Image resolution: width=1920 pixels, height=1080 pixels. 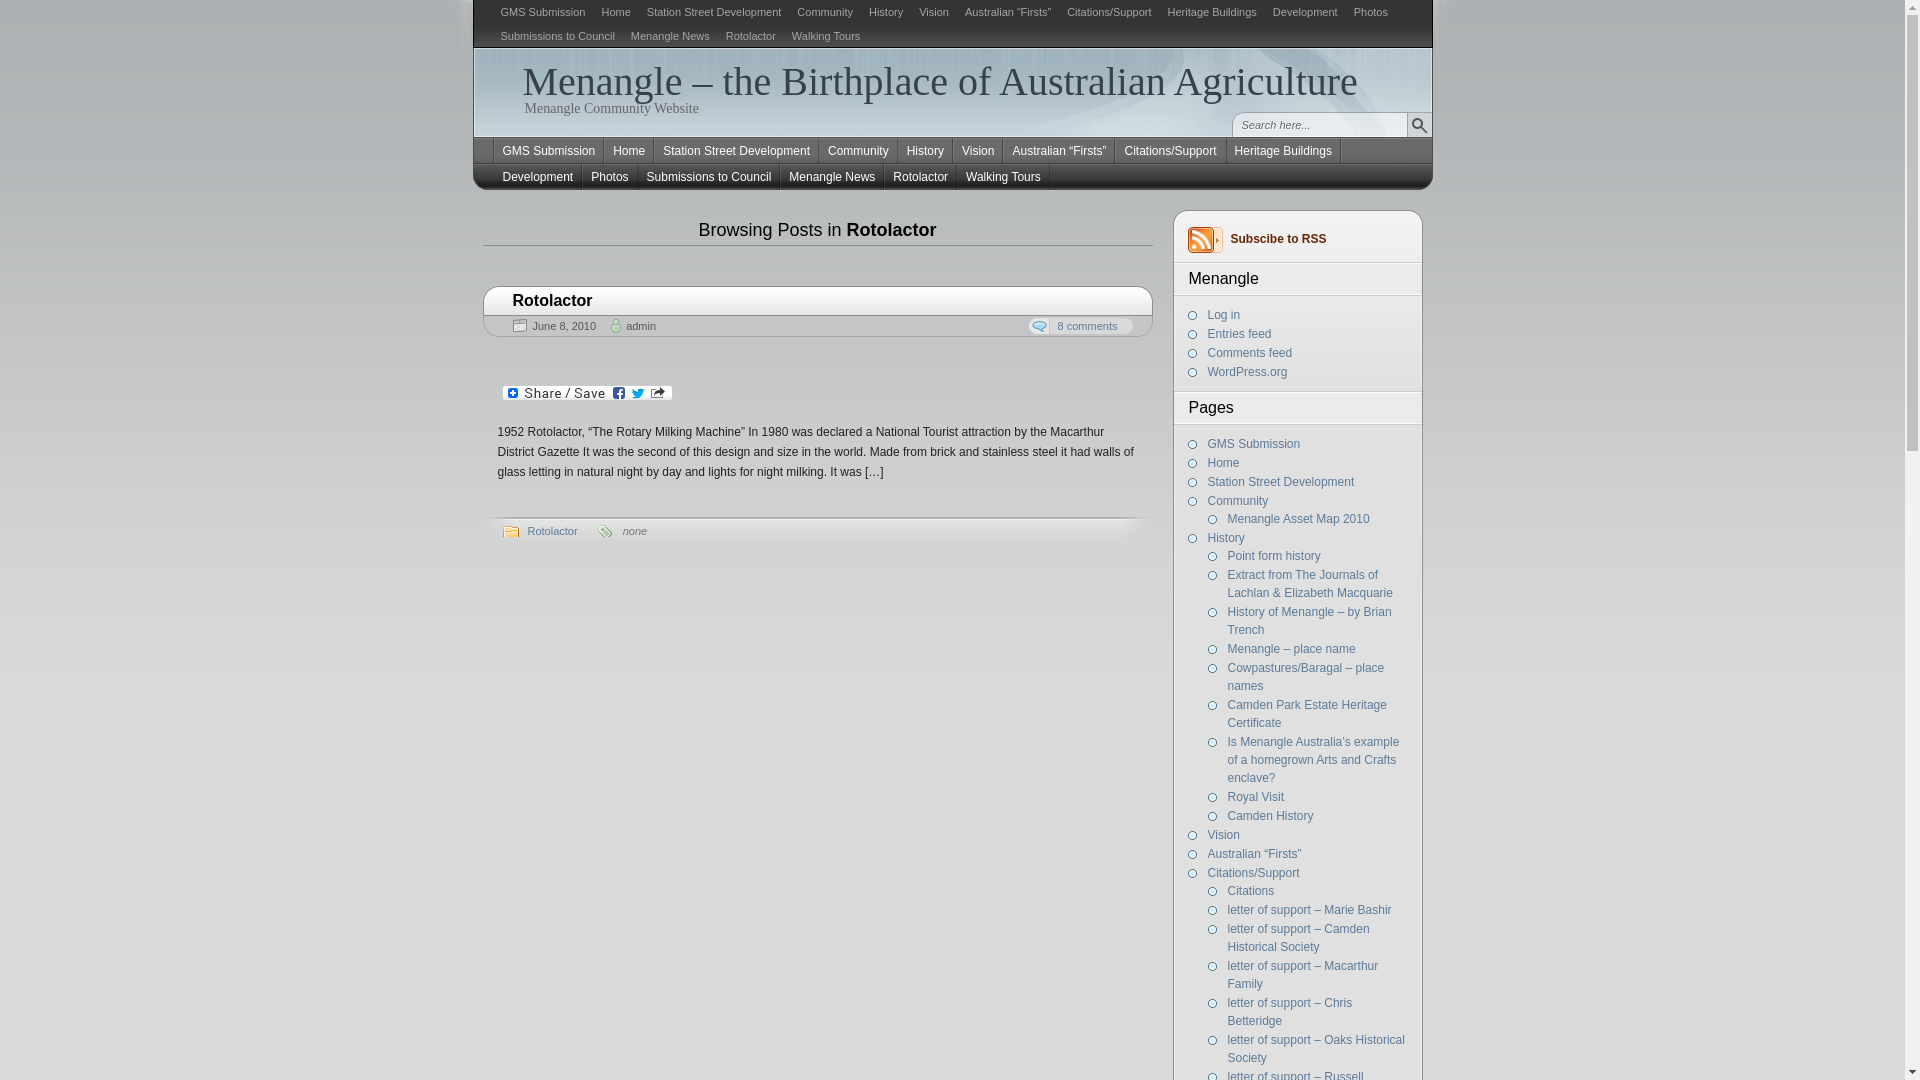 I want to click on 'Development', so click(x=537, y=176).